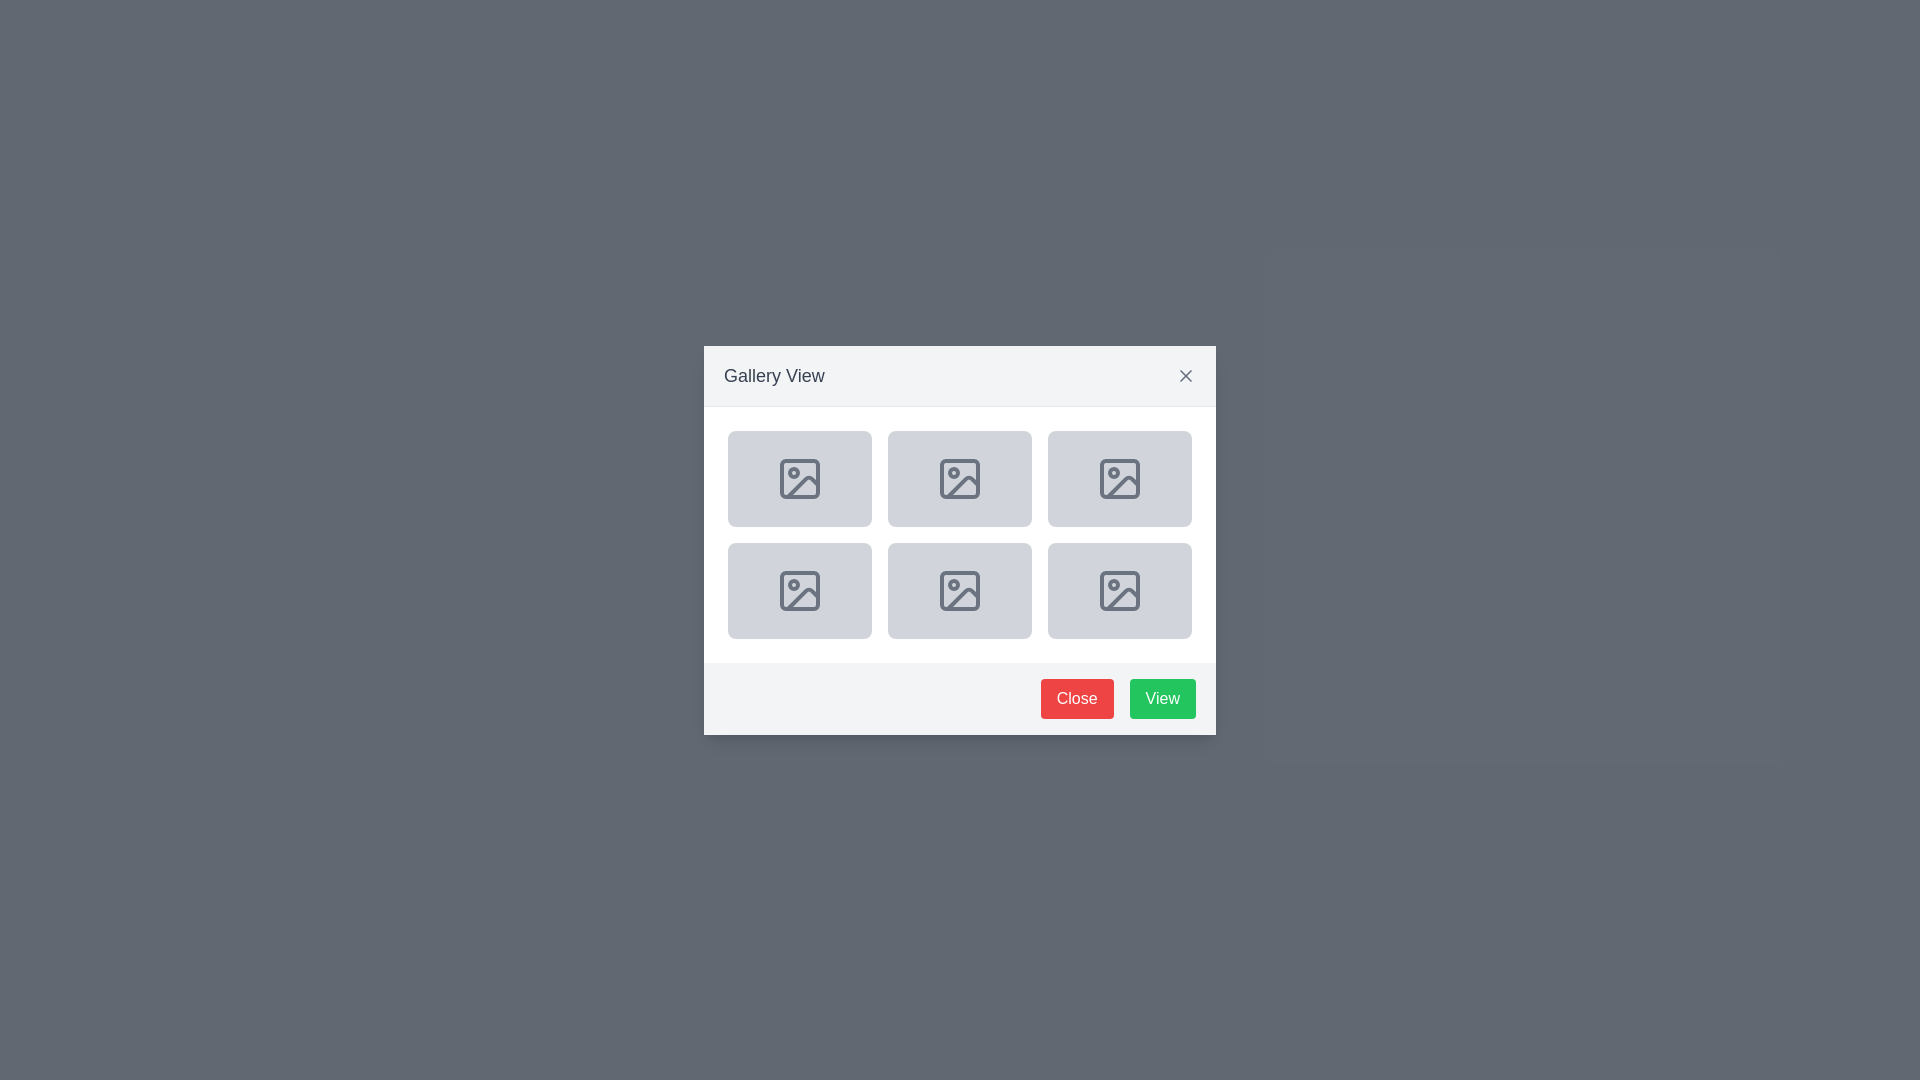 This screenshot has width=1920, height=1080. Describe the element at coordinates (1118, 478) in the screenshot. I see `the SVG rectangle representing the image thumbnail in the top-right cell of the gallery grid` at that location.